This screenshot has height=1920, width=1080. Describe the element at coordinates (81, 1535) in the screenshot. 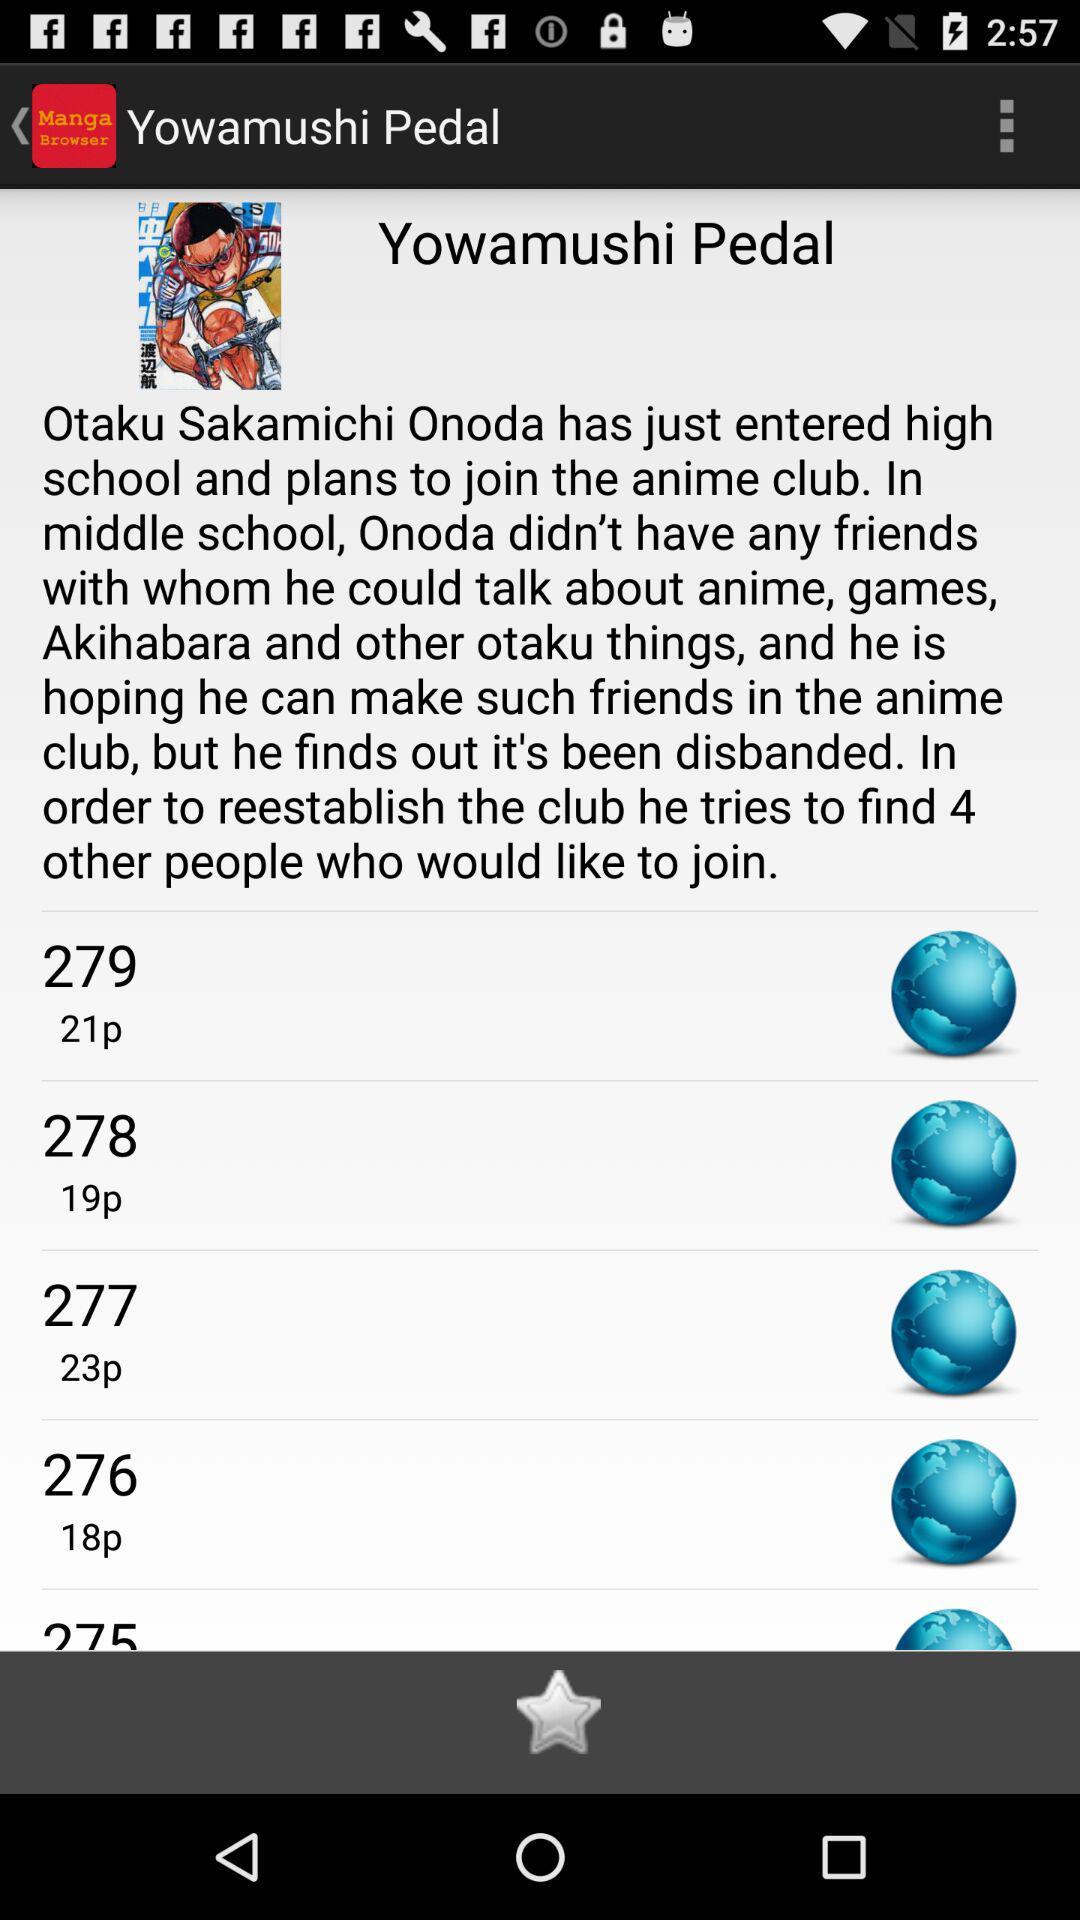

I see `item above the 275 item` at that location.